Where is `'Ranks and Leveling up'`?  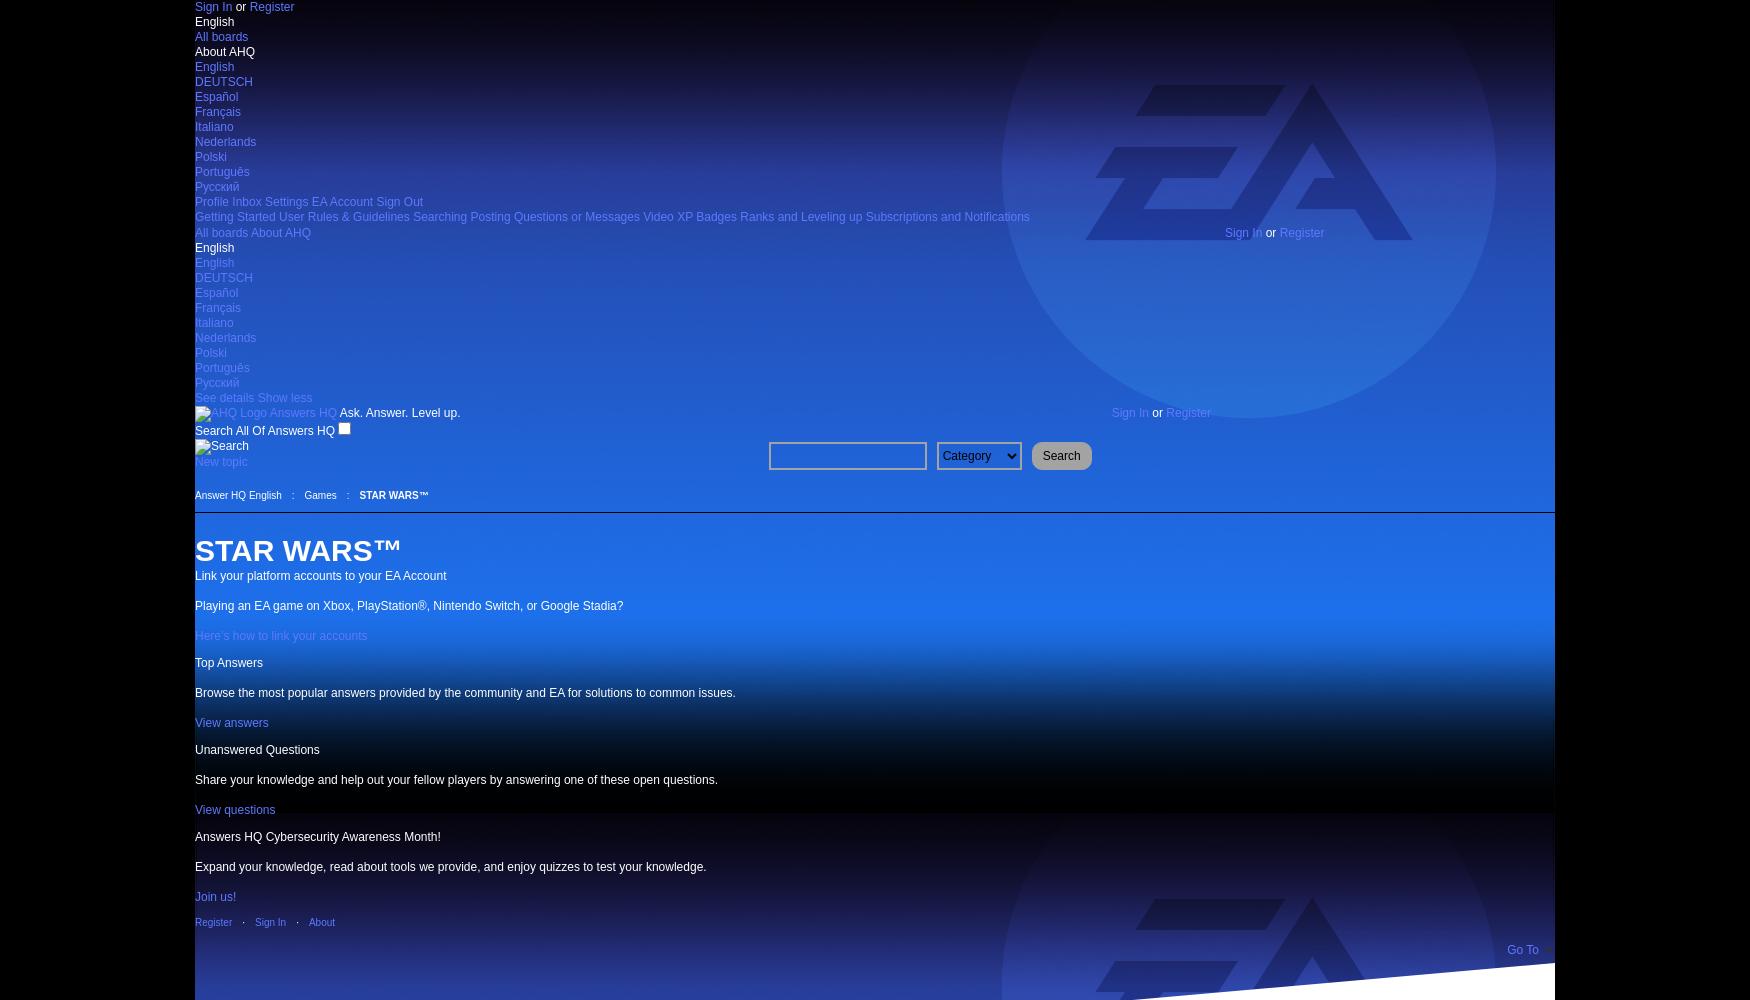 'Ranks and Leveling up' is located at coordinates (799, 216).